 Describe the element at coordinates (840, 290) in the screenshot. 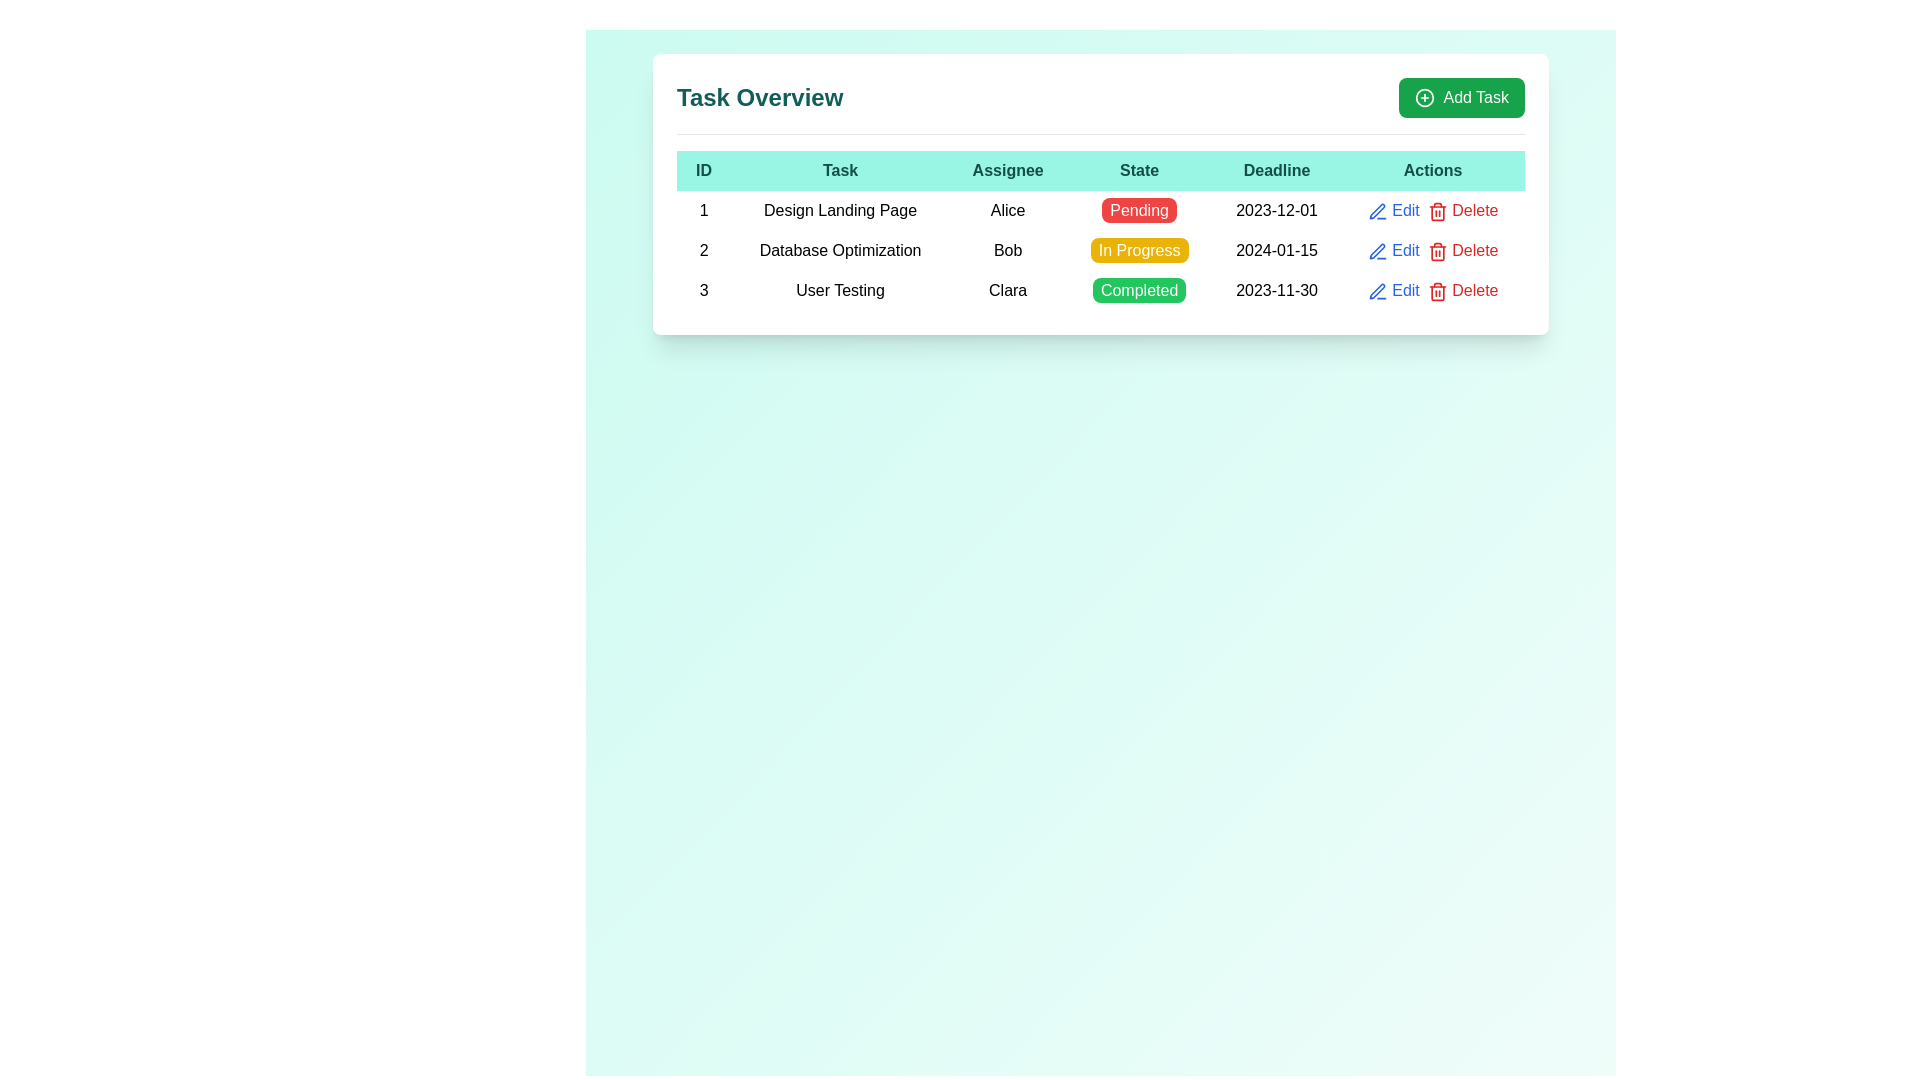

I see `the 'User Testing' text label, which is a bold font style element located in the third row of the table, in the 'Task' column, between 'ID' and 'Assignee'` at that location.